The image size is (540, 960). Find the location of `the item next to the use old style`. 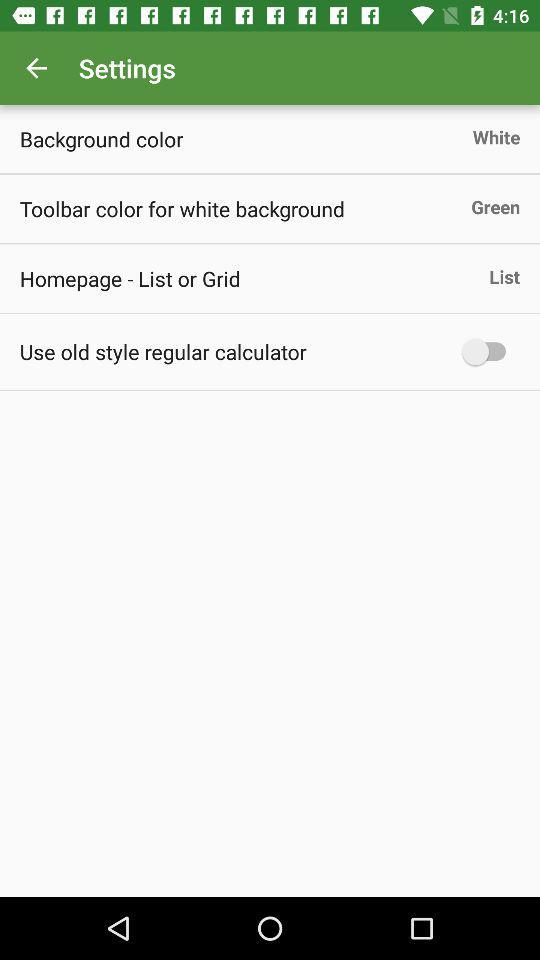

the item next to the use old style is located at coordinates (488, 351).